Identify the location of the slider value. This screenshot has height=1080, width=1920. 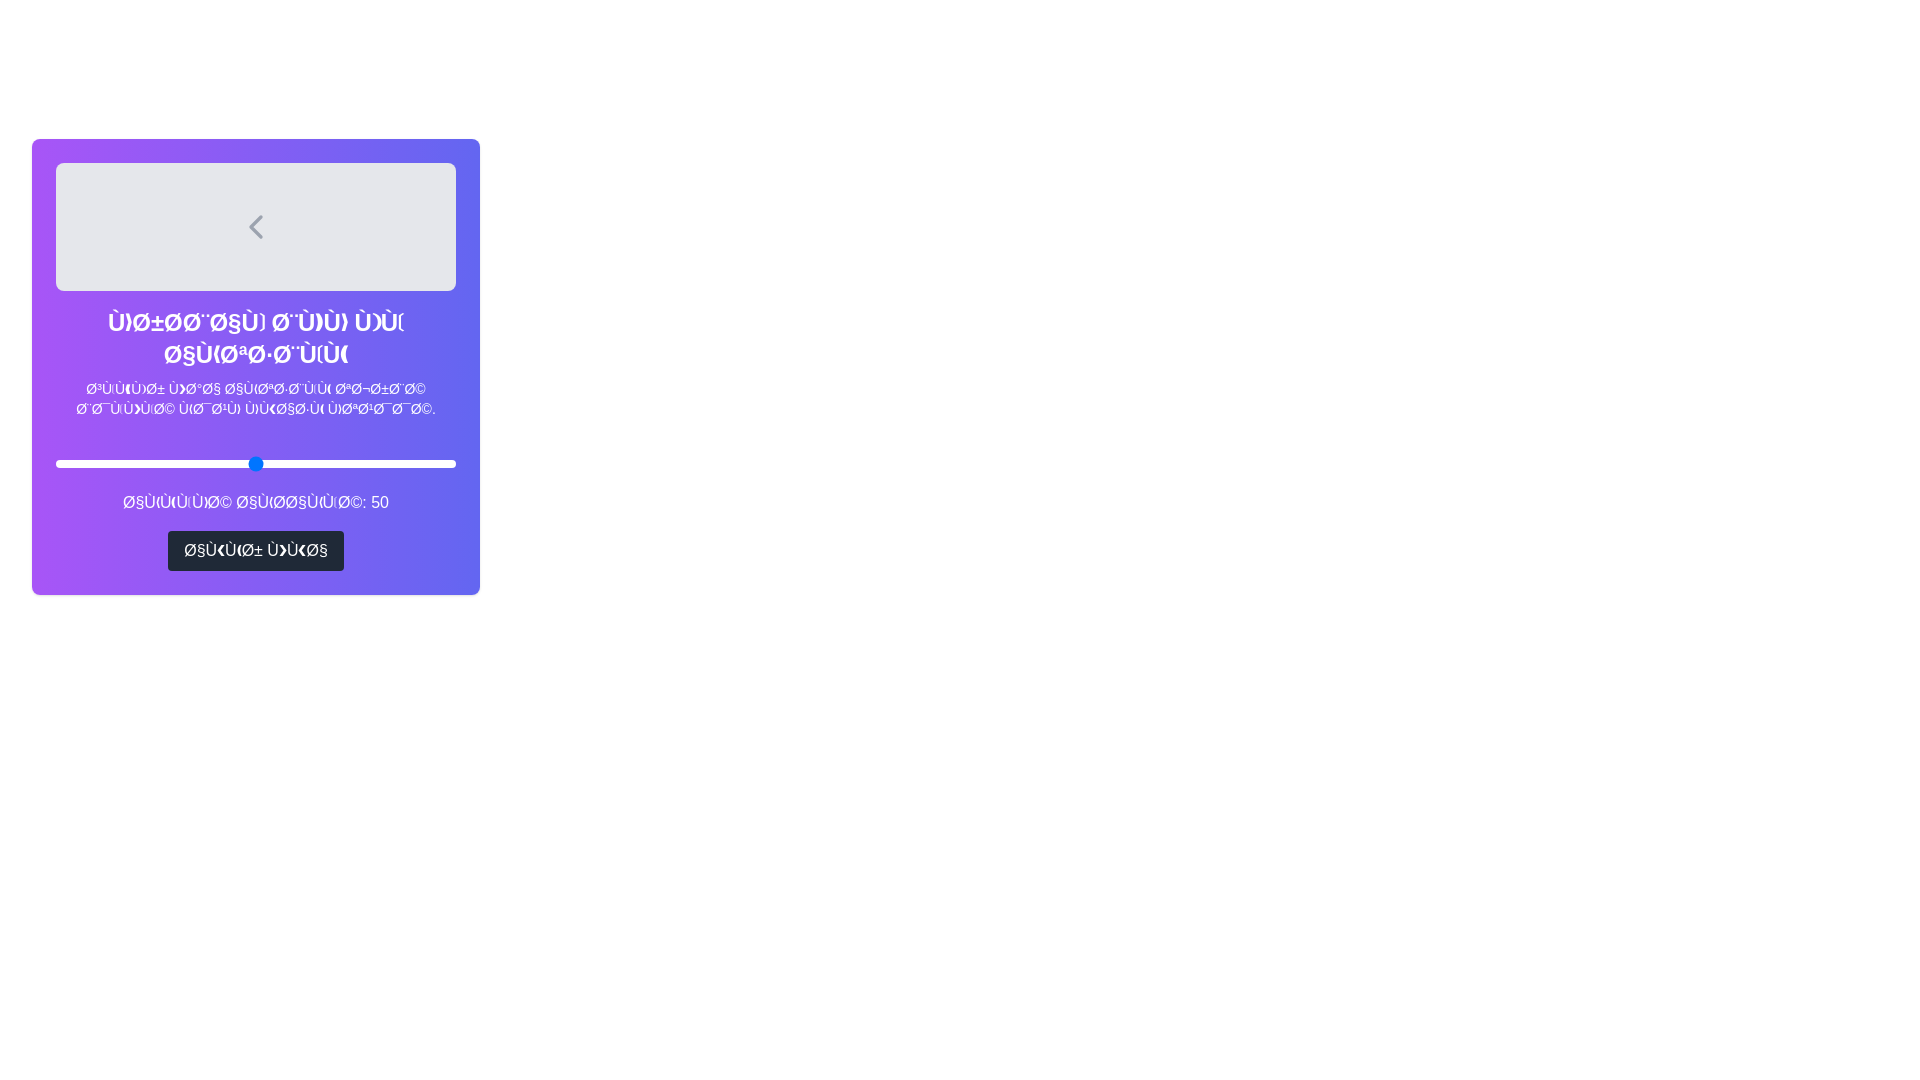
(231, 463).